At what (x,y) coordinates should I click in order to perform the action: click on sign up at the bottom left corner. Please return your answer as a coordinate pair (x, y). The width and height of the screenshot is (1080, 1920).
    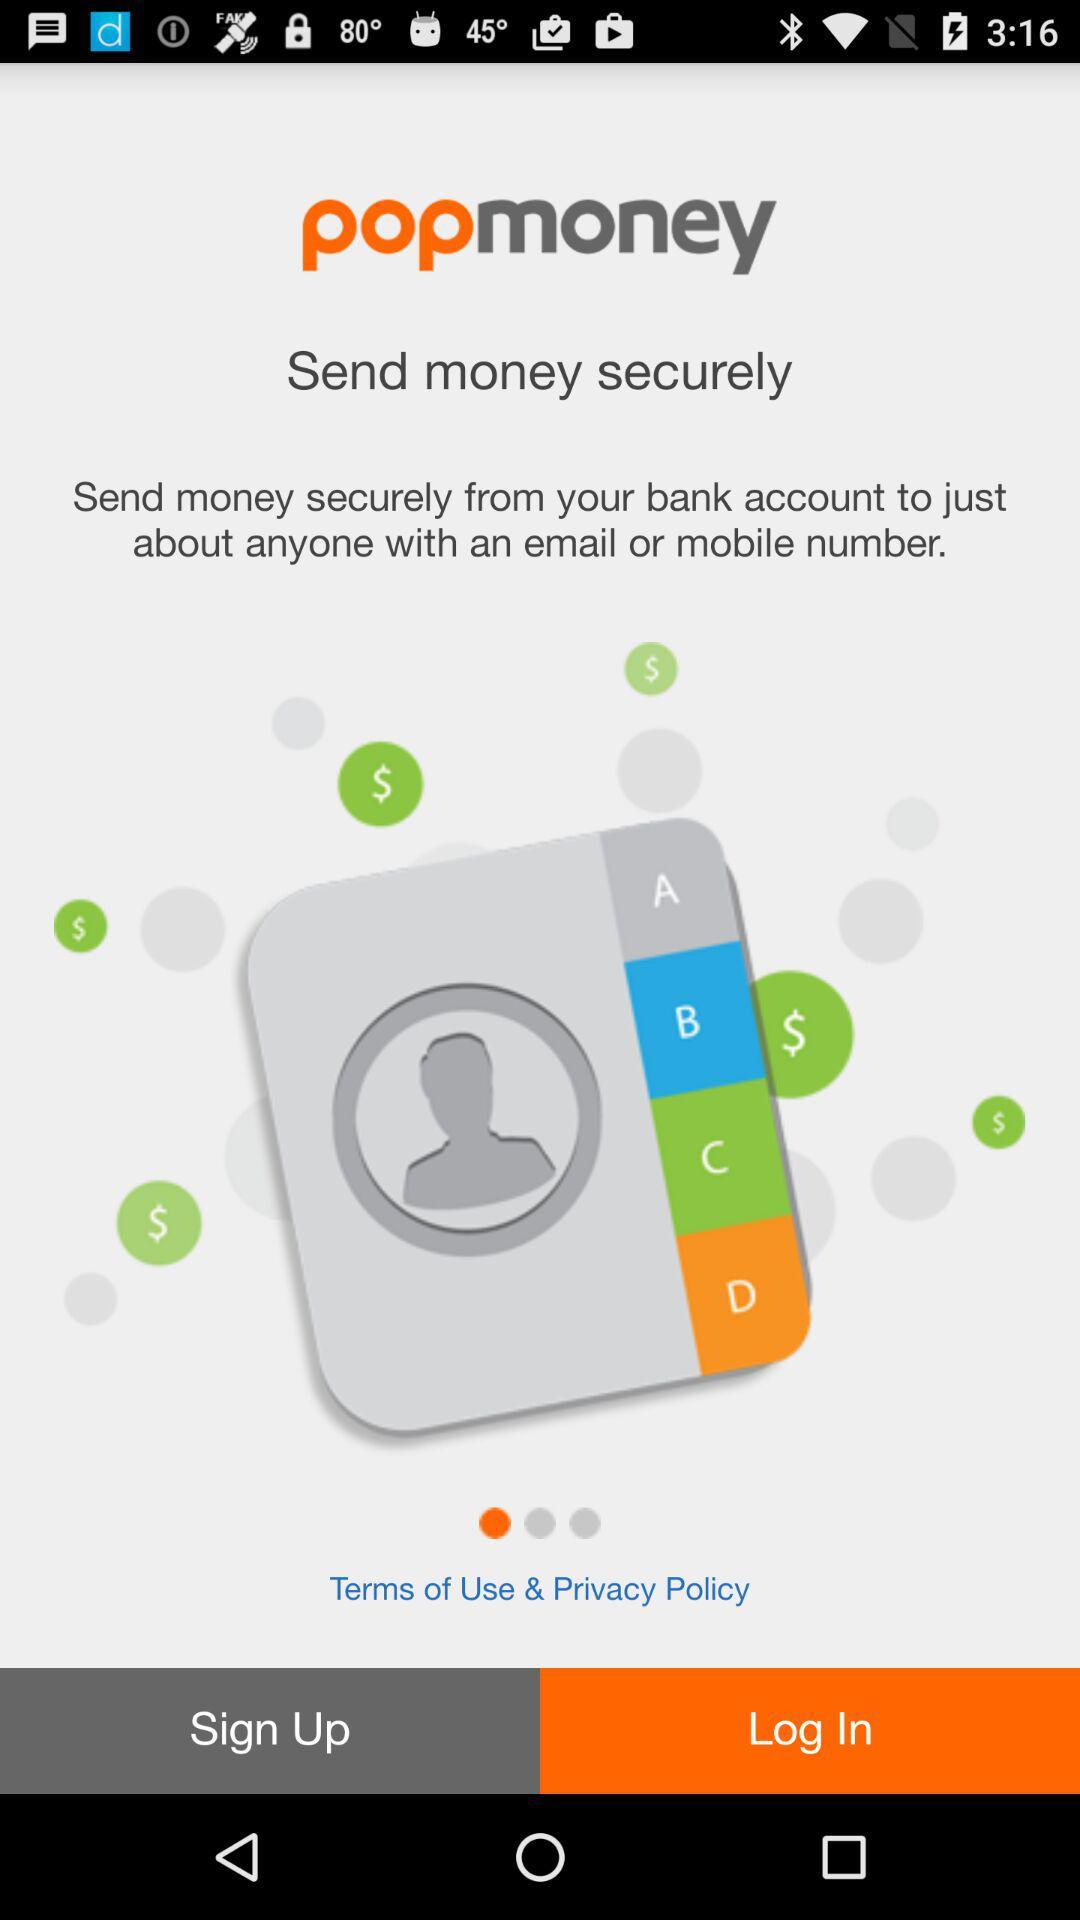
    Looking at the image, I should click on (270, 1730).